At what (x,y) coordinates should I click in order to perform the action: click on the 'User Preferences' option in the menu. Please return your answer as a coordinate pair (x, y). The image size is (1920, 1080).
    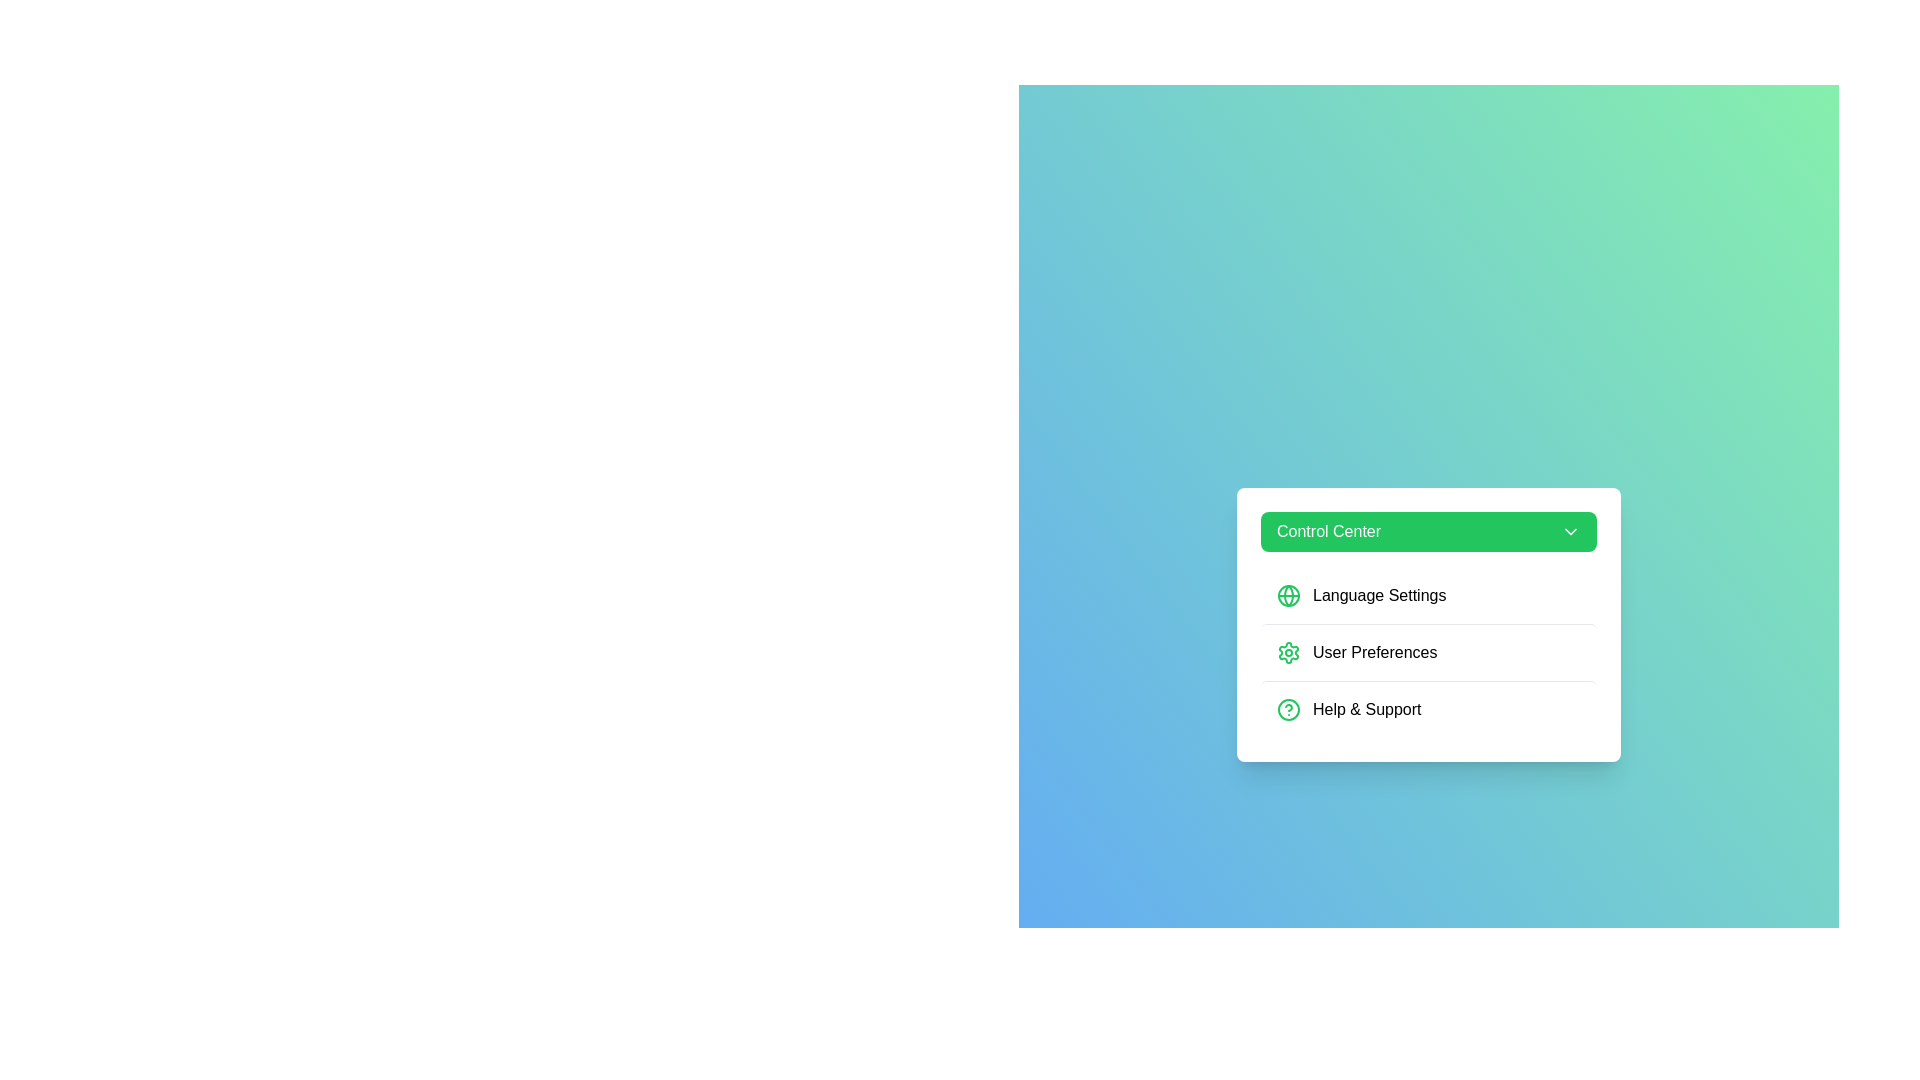
    Looking at the image, I should click on (1428, 651).